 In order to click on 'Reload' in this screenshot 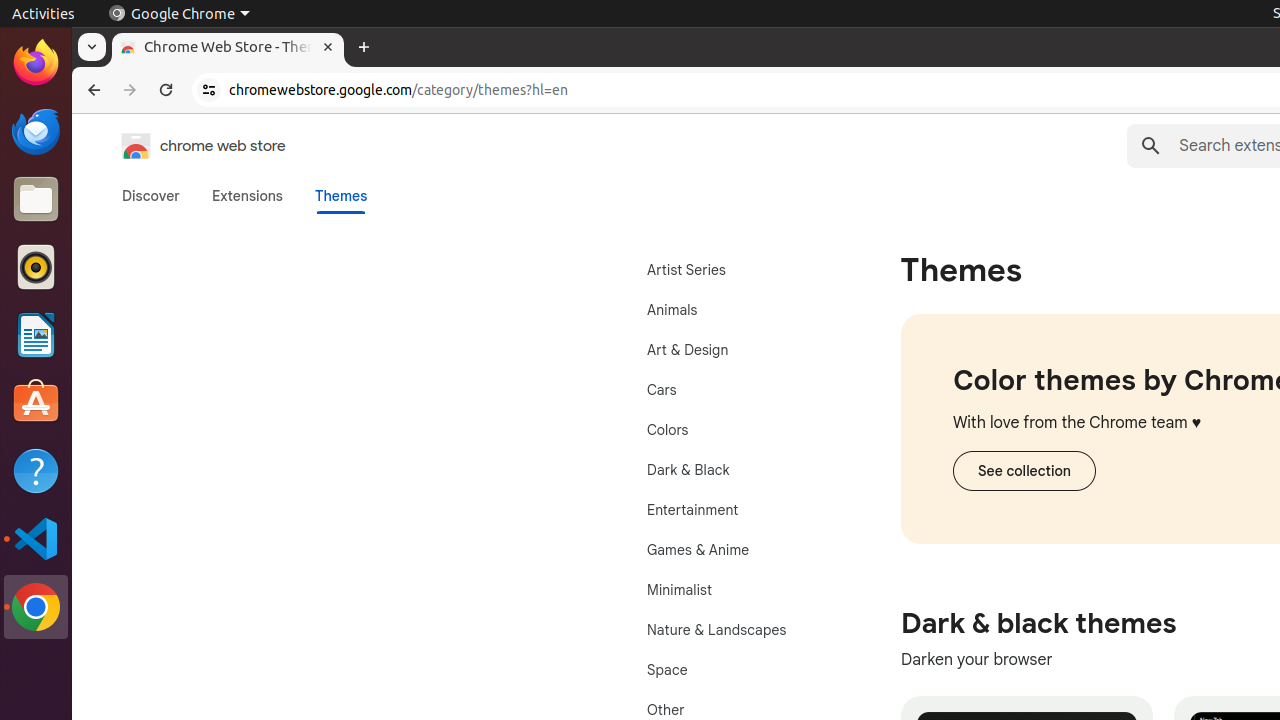, I will do `click(166, 90)`.